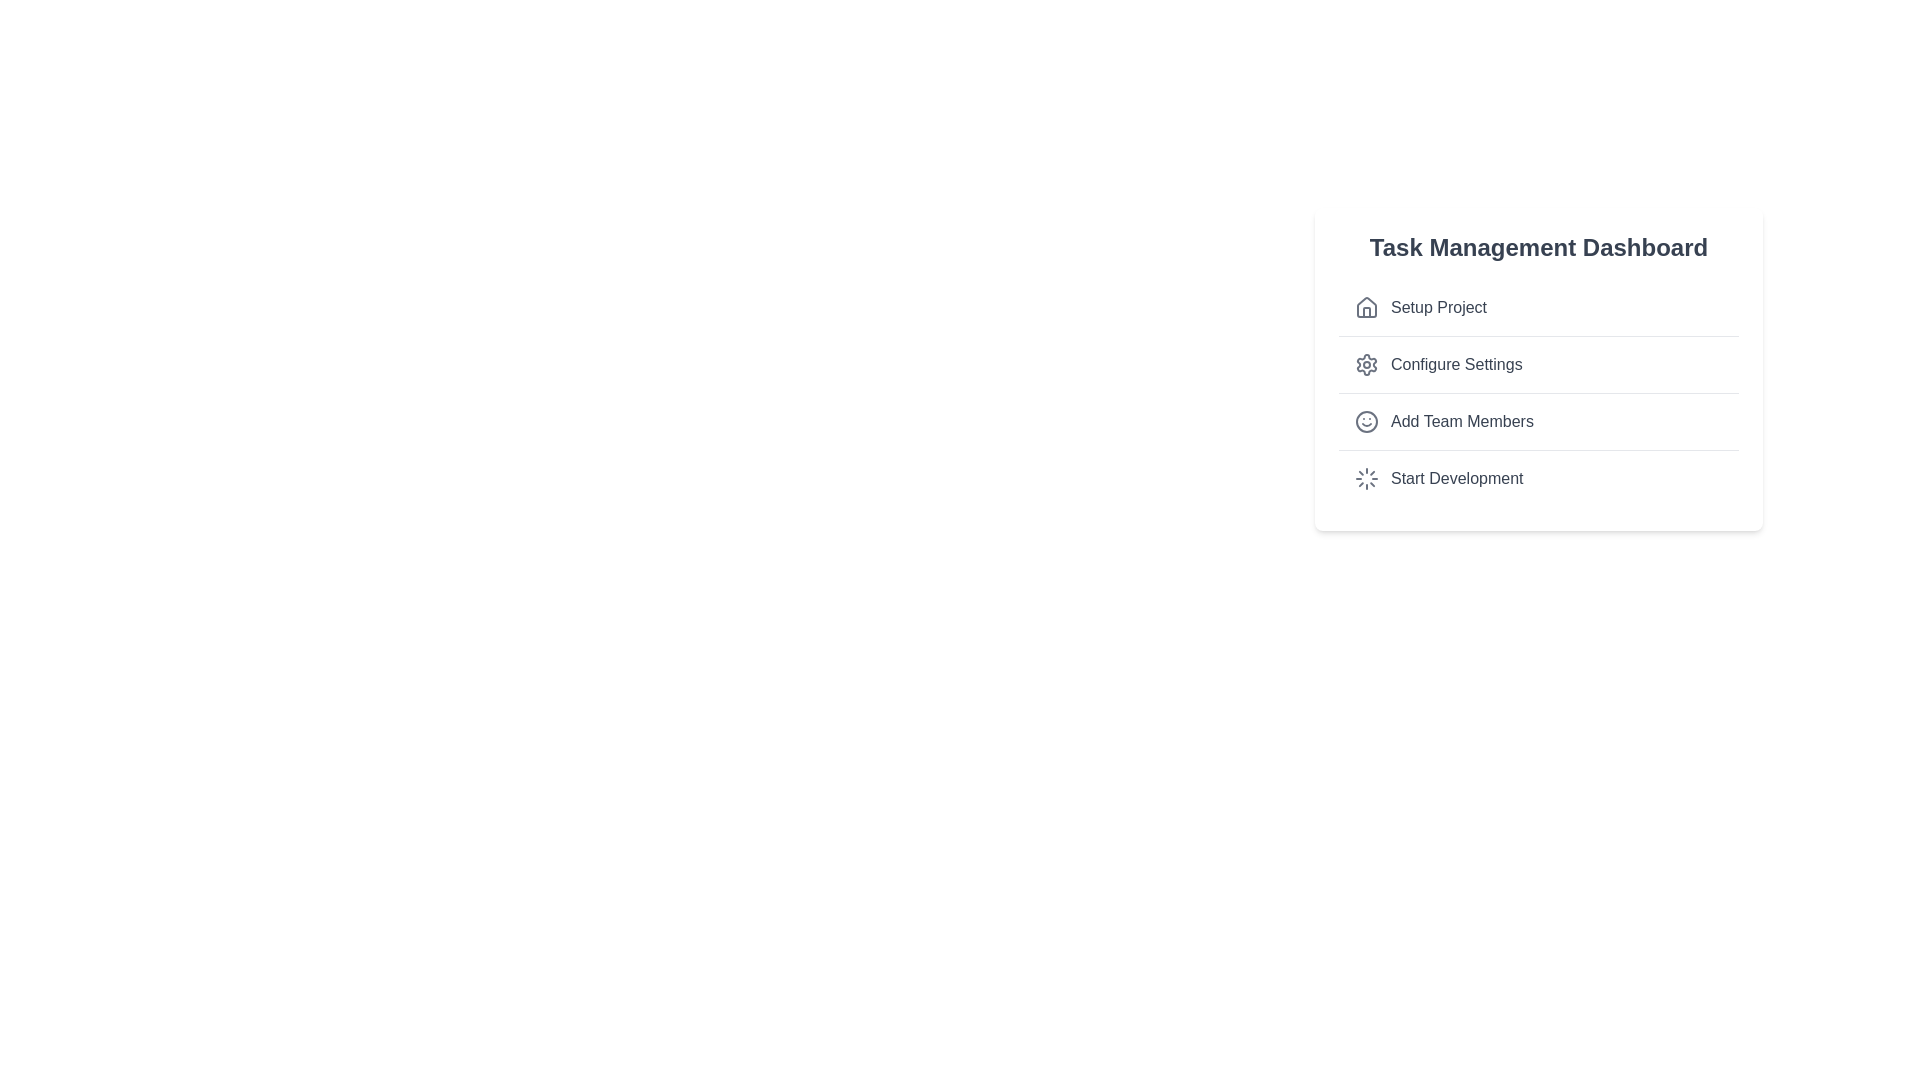  I want to click on the 'Setup Project' text label in the sidebar menu, so click(1438, 308).